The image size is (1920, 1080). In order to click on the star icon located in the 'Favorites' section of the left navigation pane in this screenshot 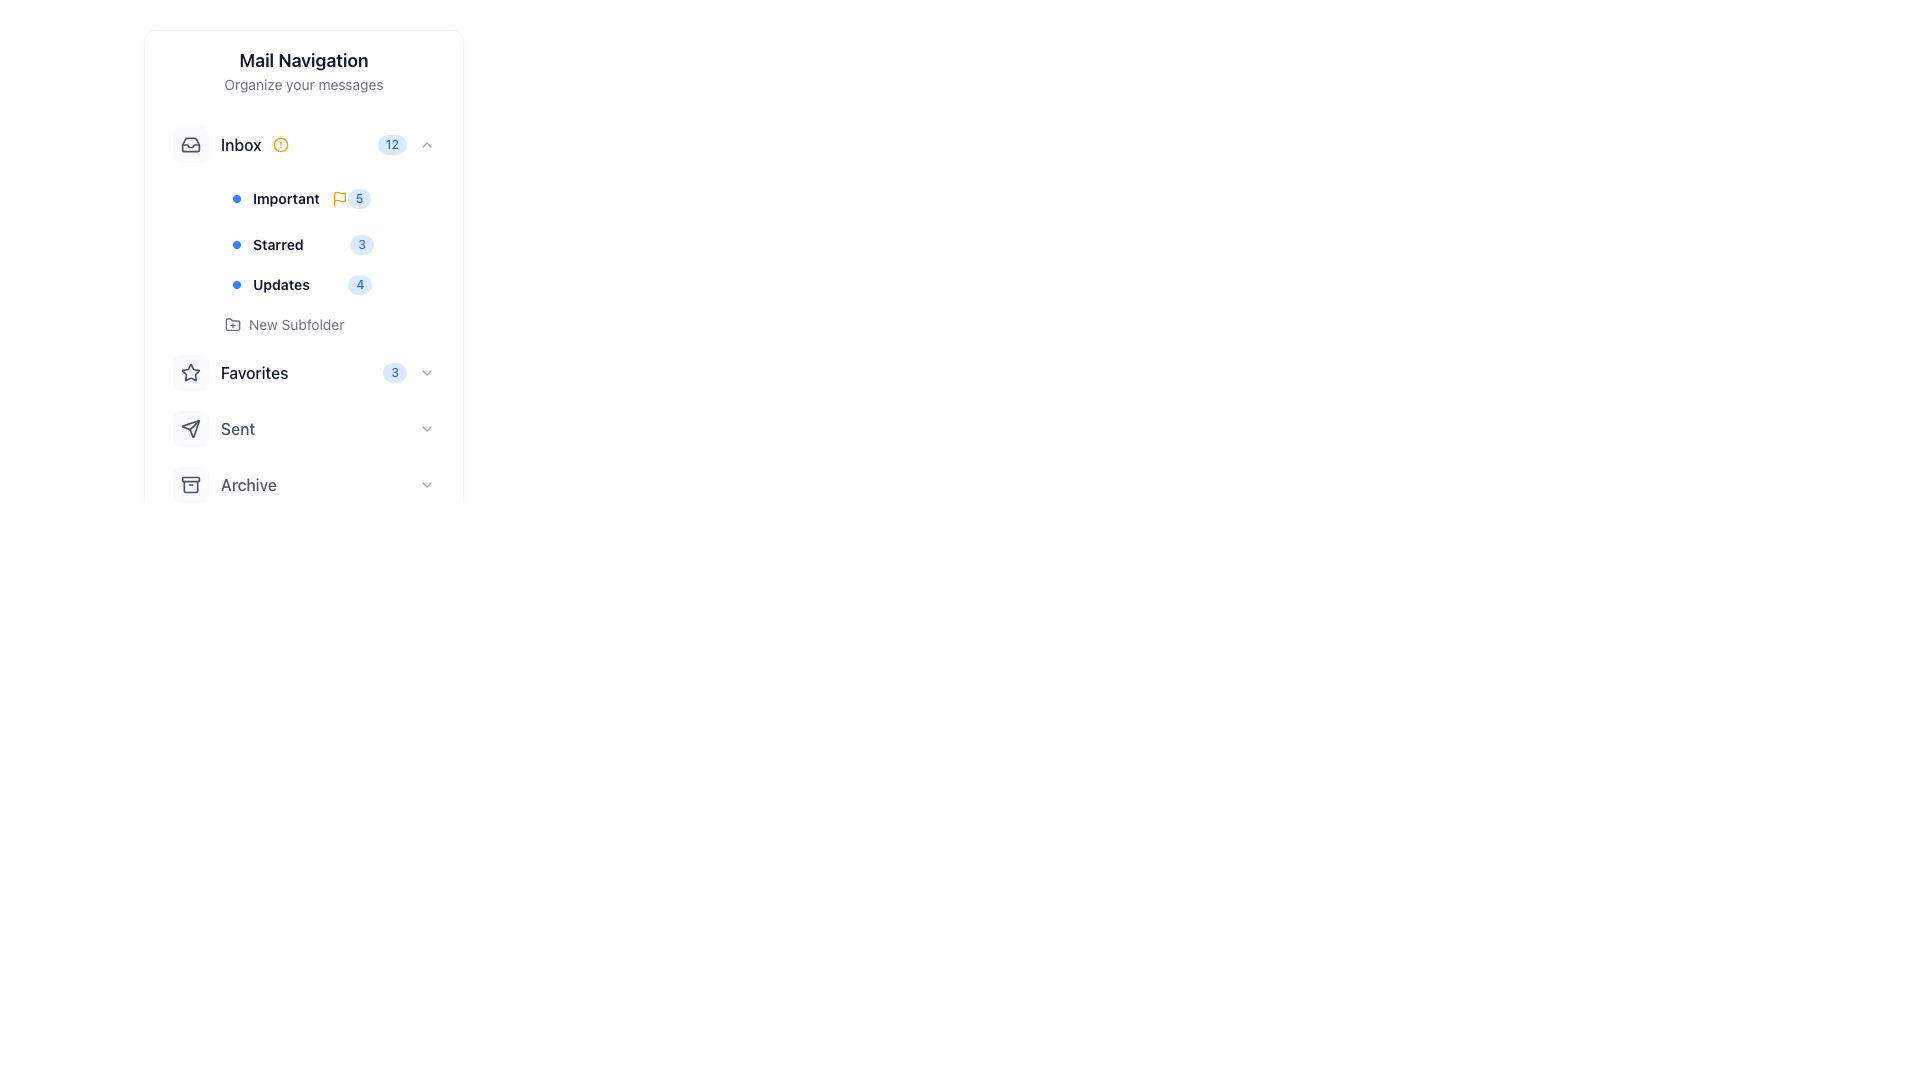, I will do `click(191, 373)`.